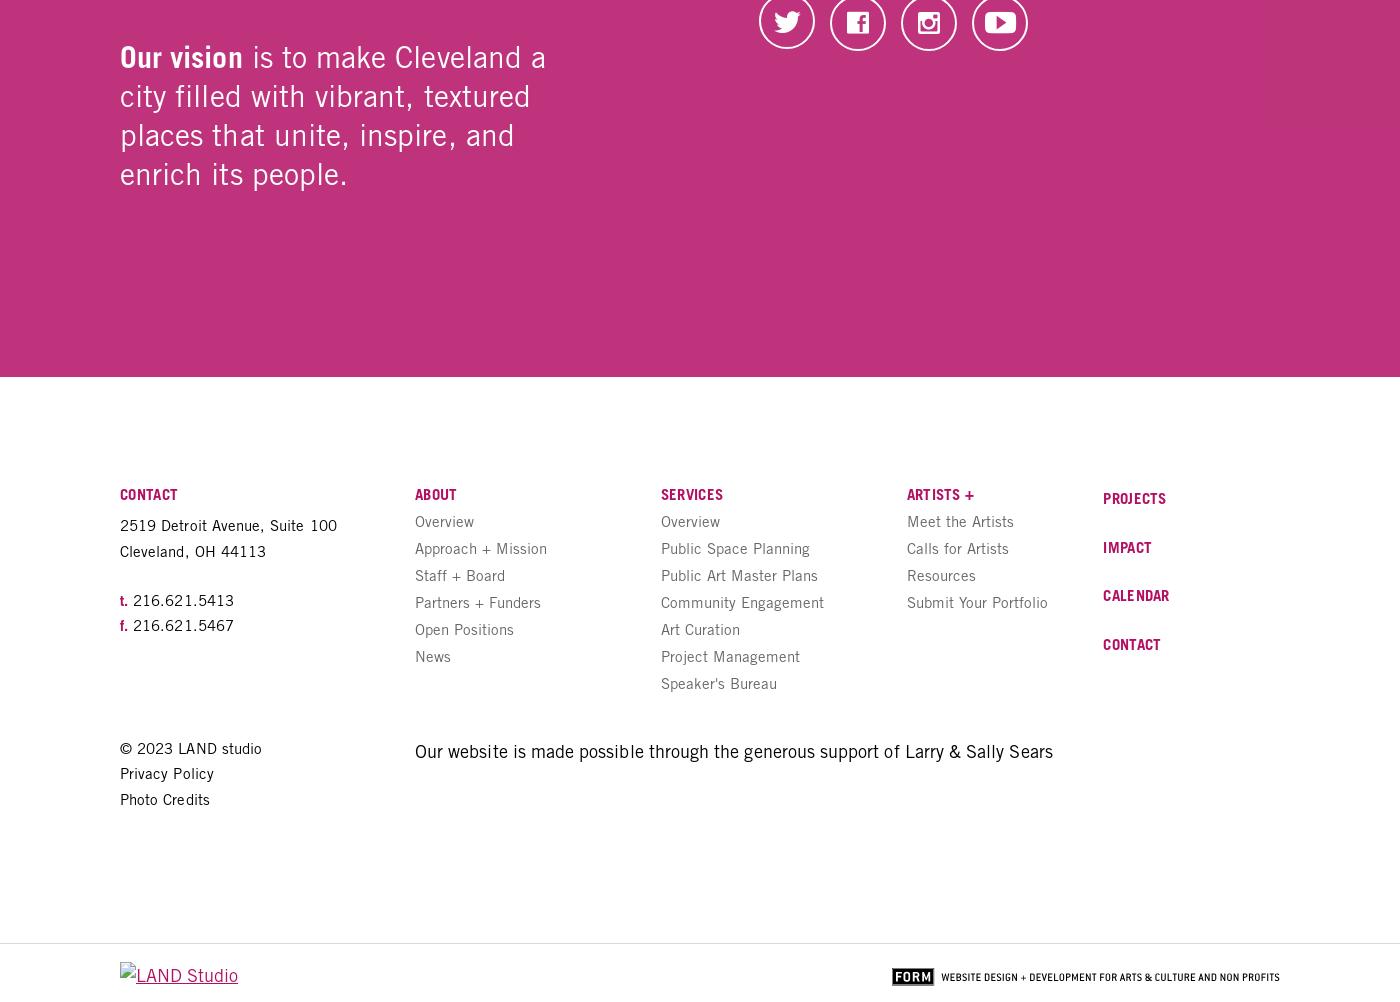  What do you see at coordinates (741, 601) in the screenshot?
I see `'Community Engagement'` at bounding box center [741, 601].